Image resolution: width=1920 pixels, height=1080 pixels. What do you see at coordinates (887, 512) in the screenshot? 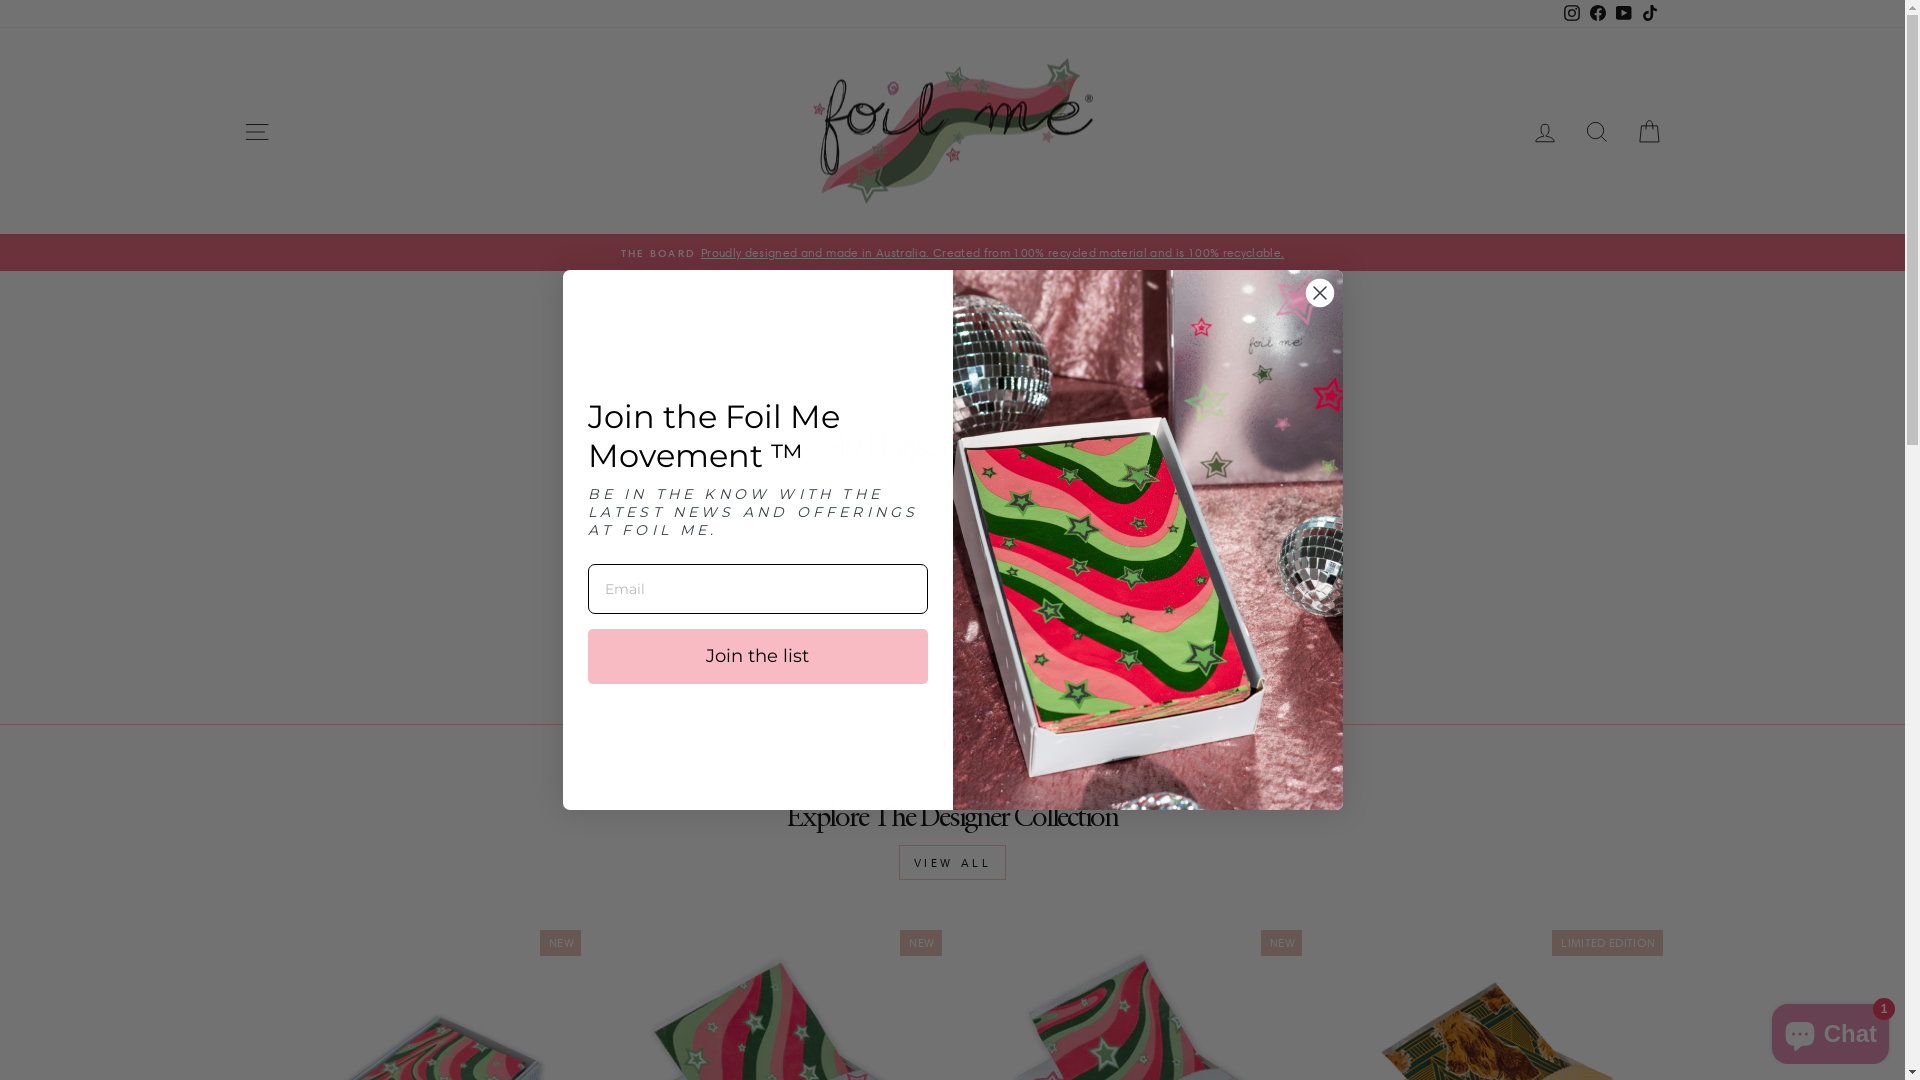
I see `'Continue shopping'` at bounding box center [887, 512].